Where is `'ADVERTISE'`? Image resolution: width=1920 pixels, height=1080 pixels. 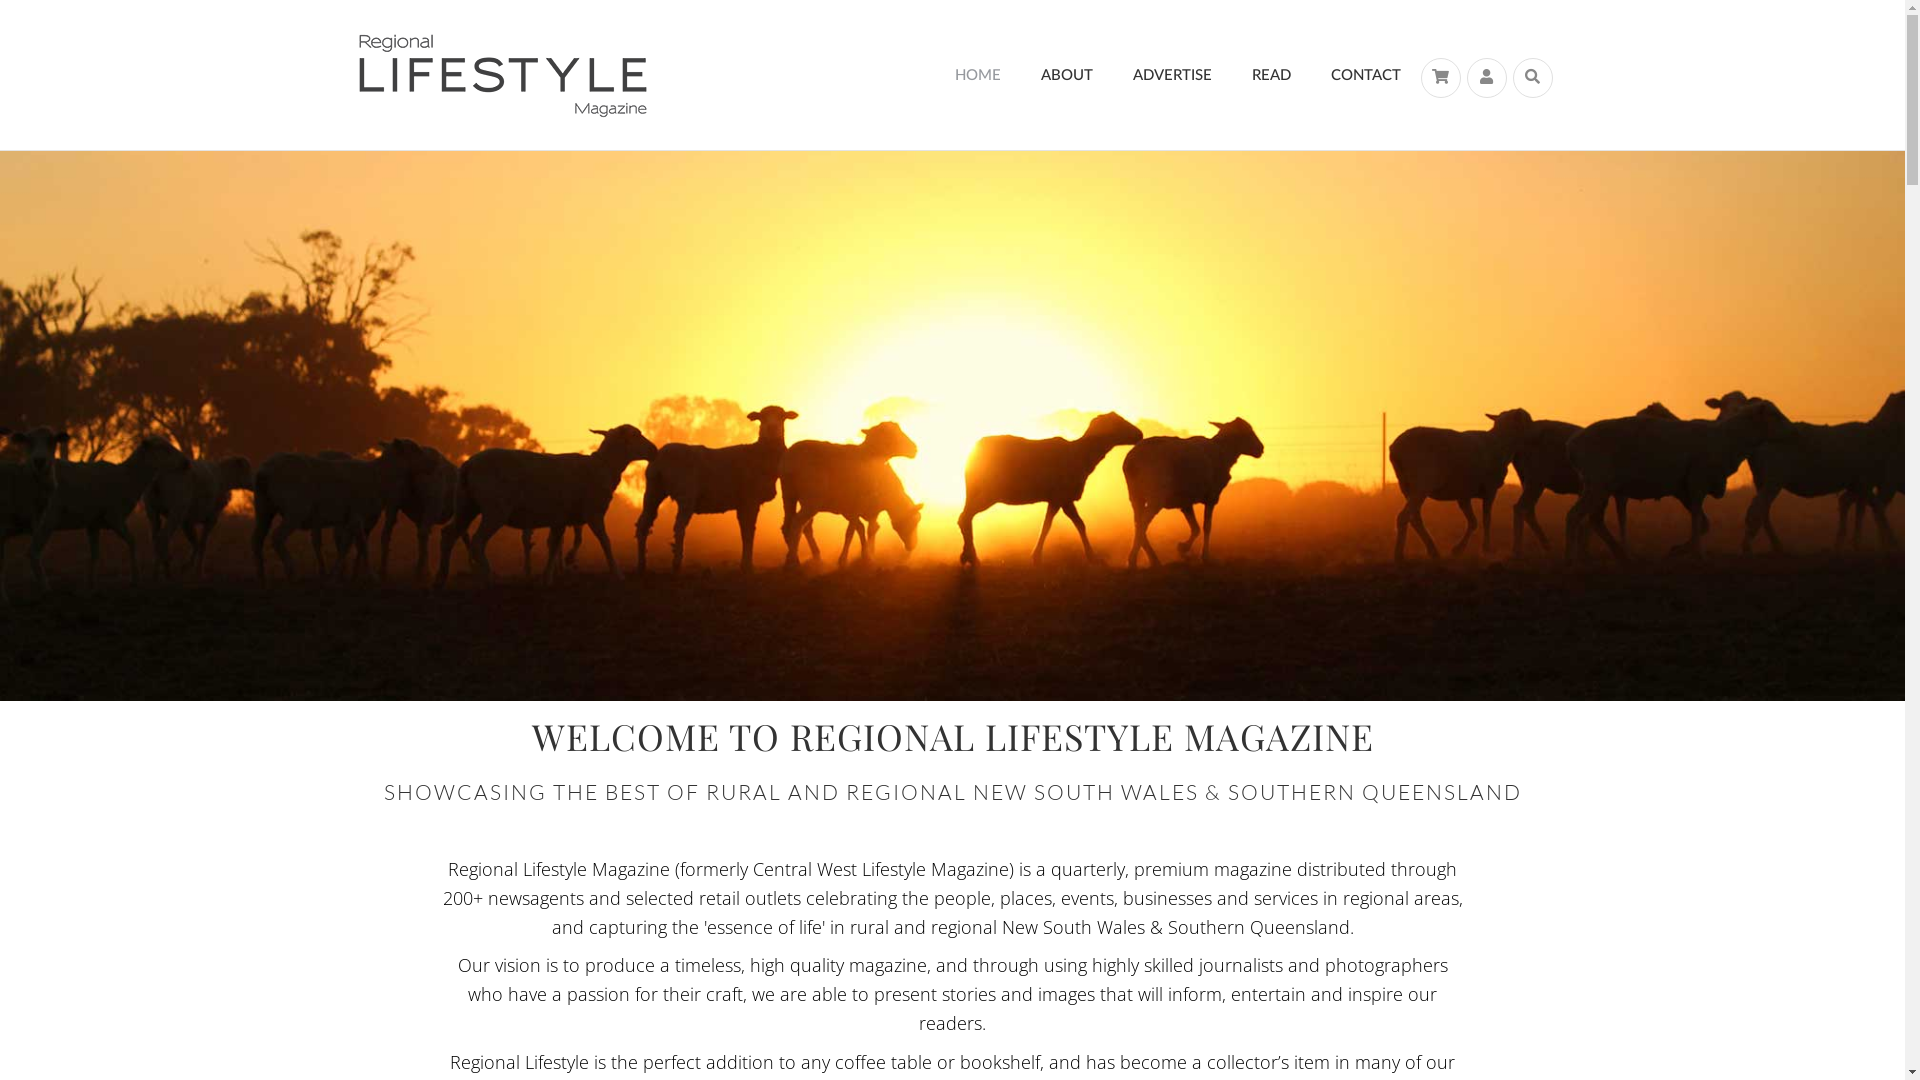
'ADVERTISE' is located at coordinates (1171, 74).